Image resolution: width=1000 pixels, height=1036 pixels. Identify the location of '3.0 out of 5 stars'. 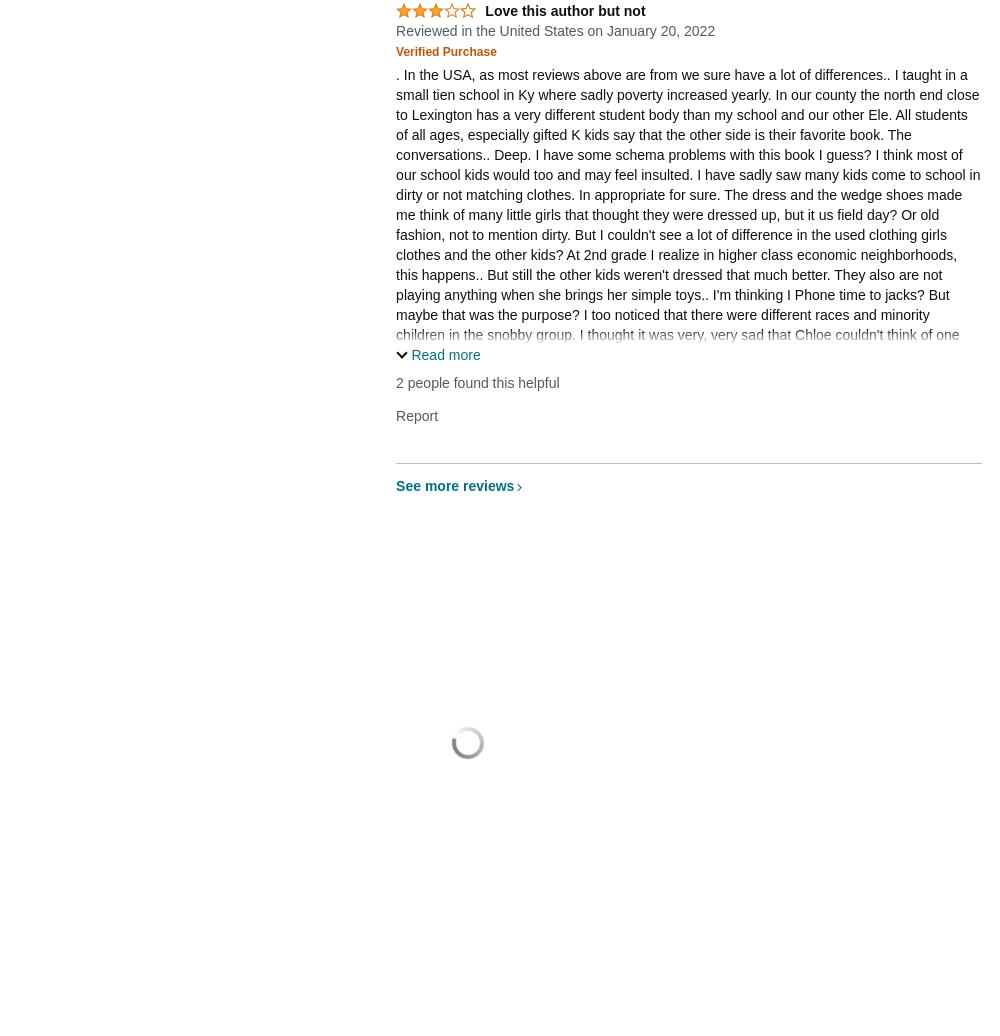
(431, 18).